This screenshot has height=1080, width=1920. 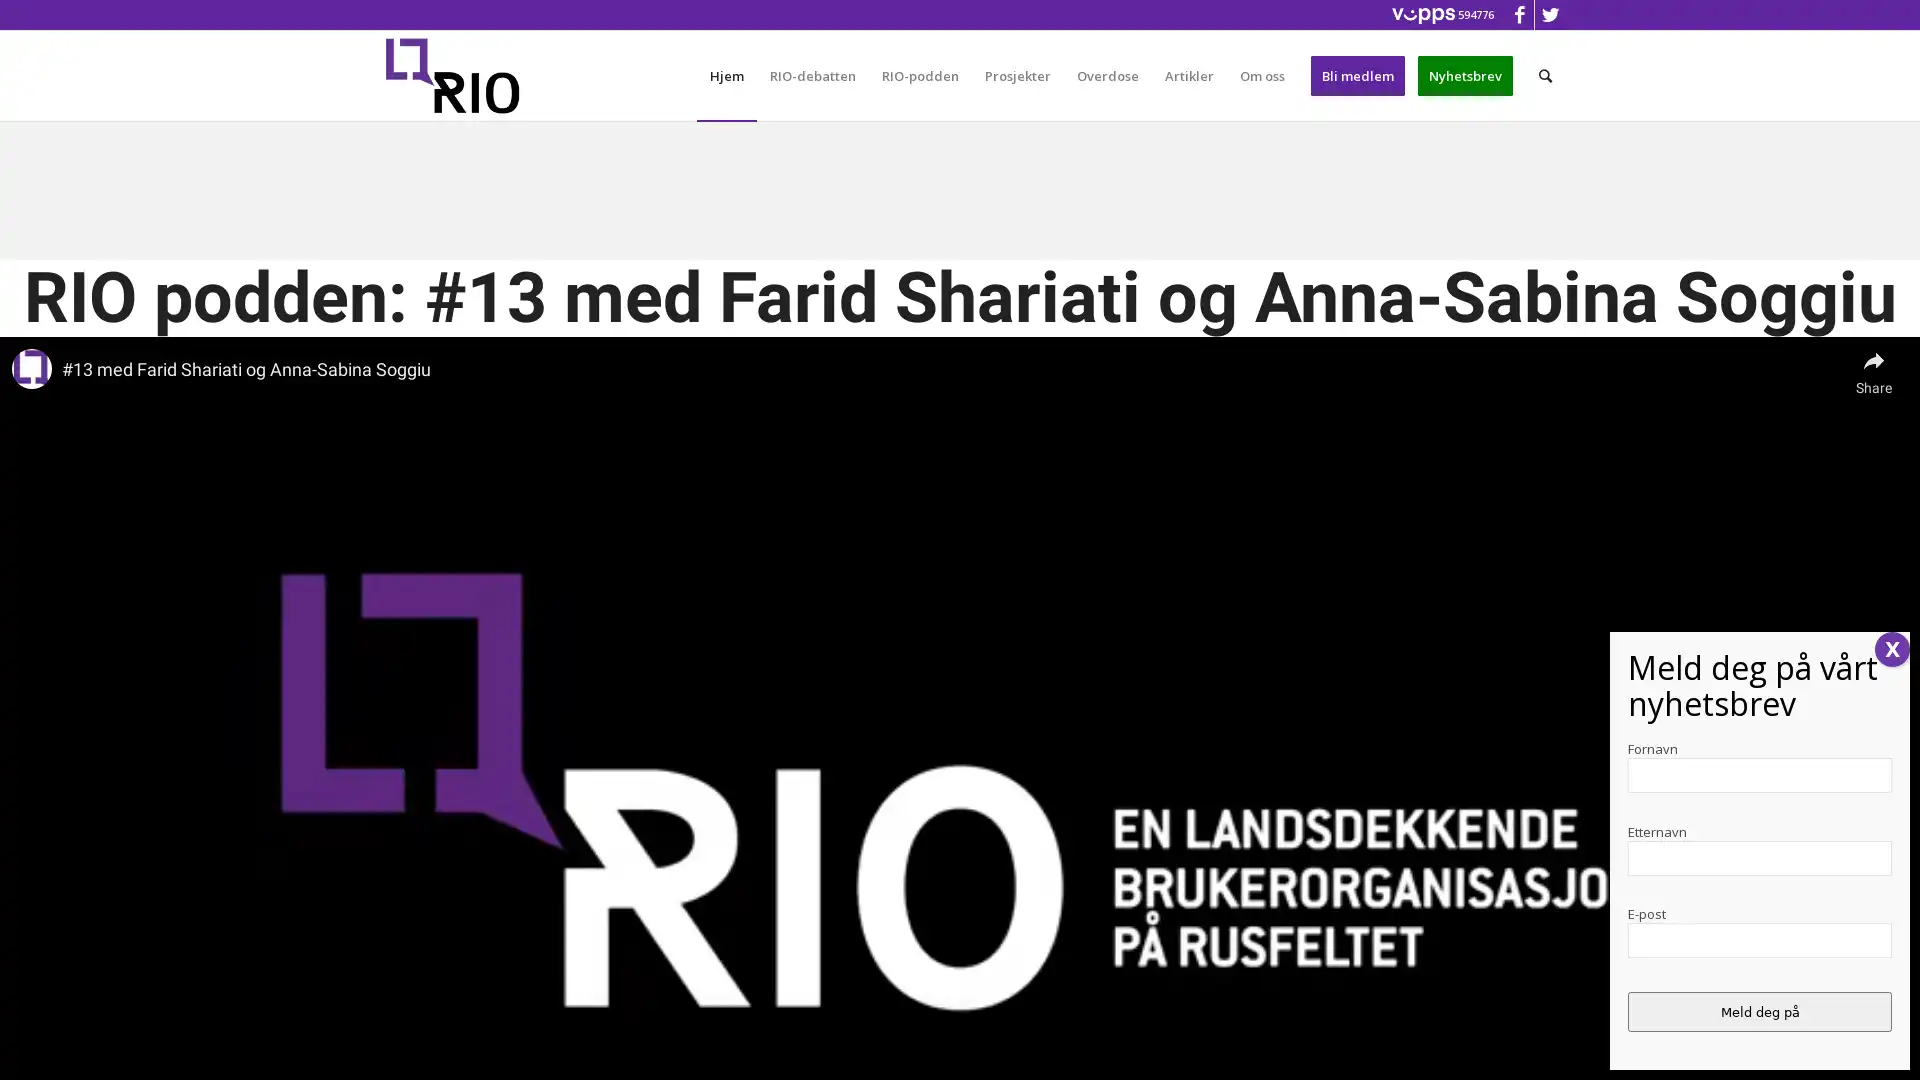 I want to click on Close, so click(x=1891, y=649).